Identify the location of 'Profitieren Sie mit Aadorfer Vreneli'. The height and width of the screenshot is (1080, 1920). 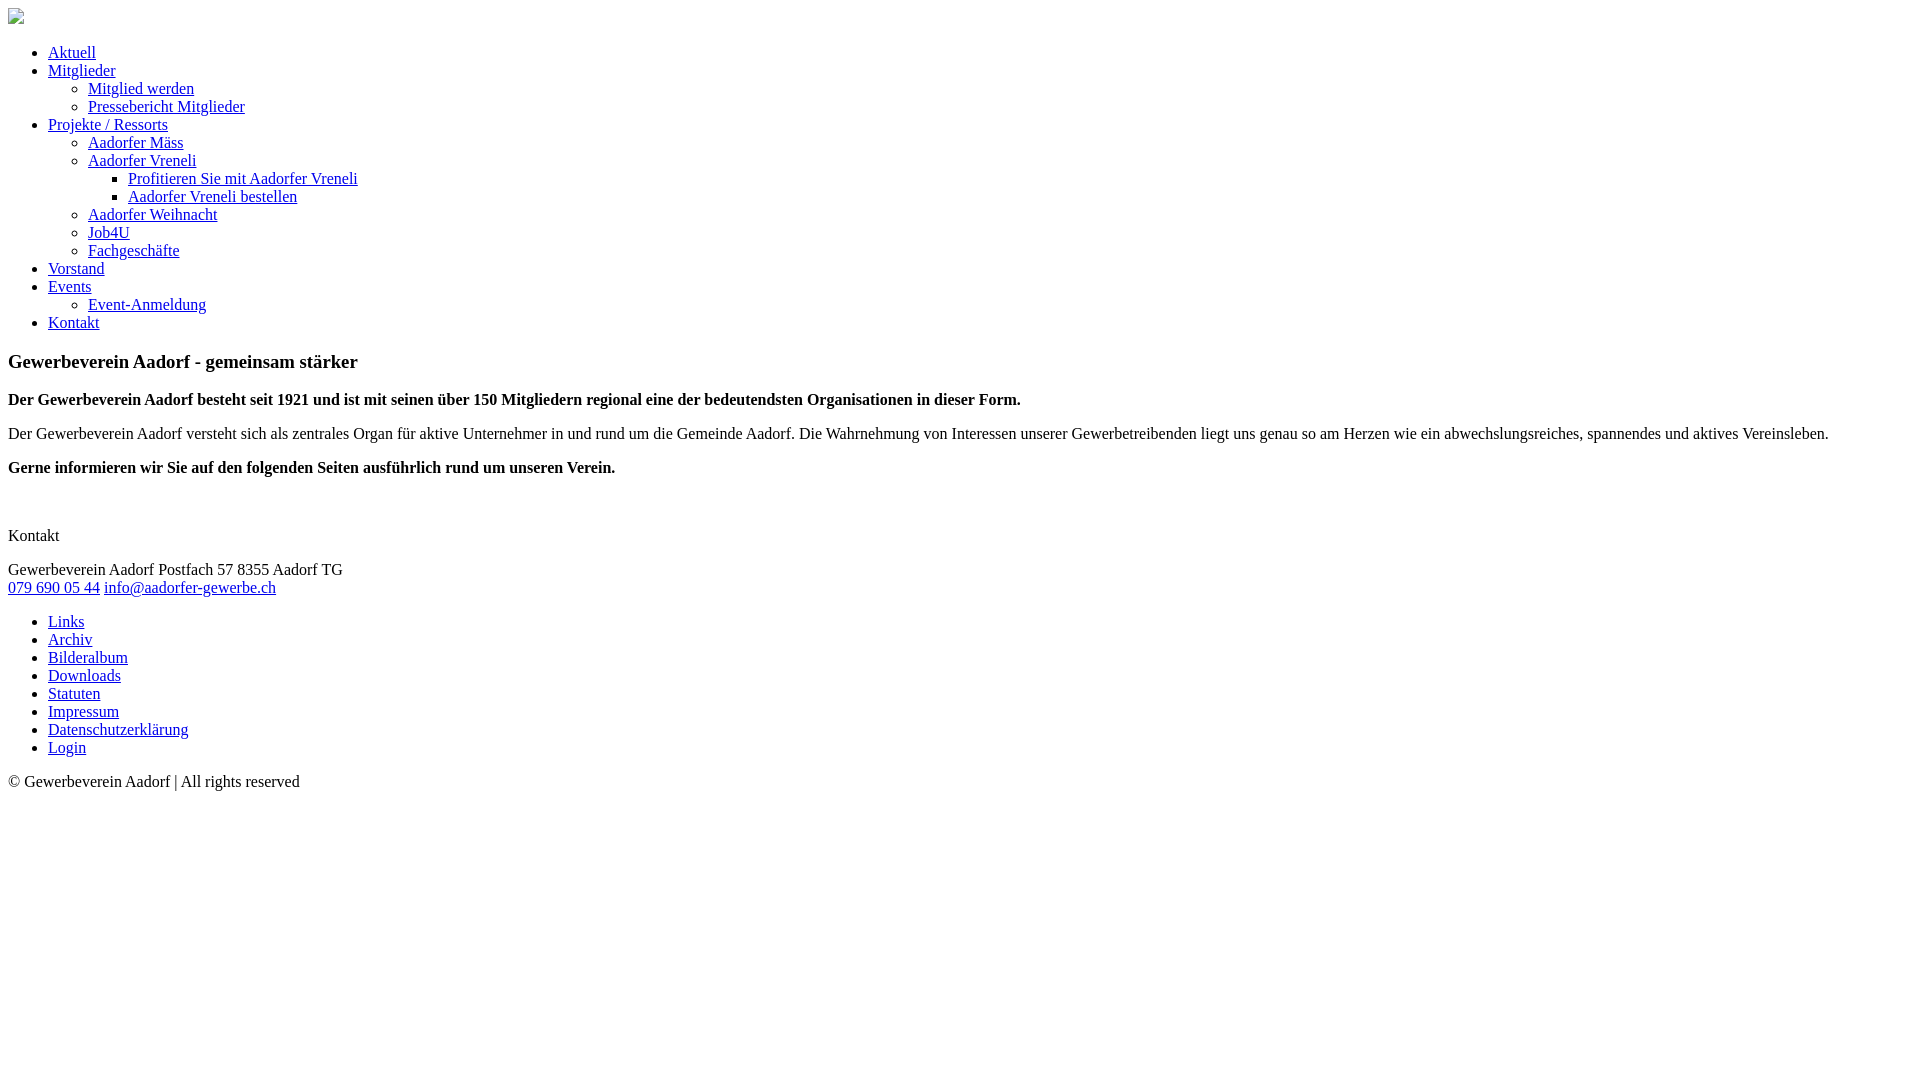
(242, 177).